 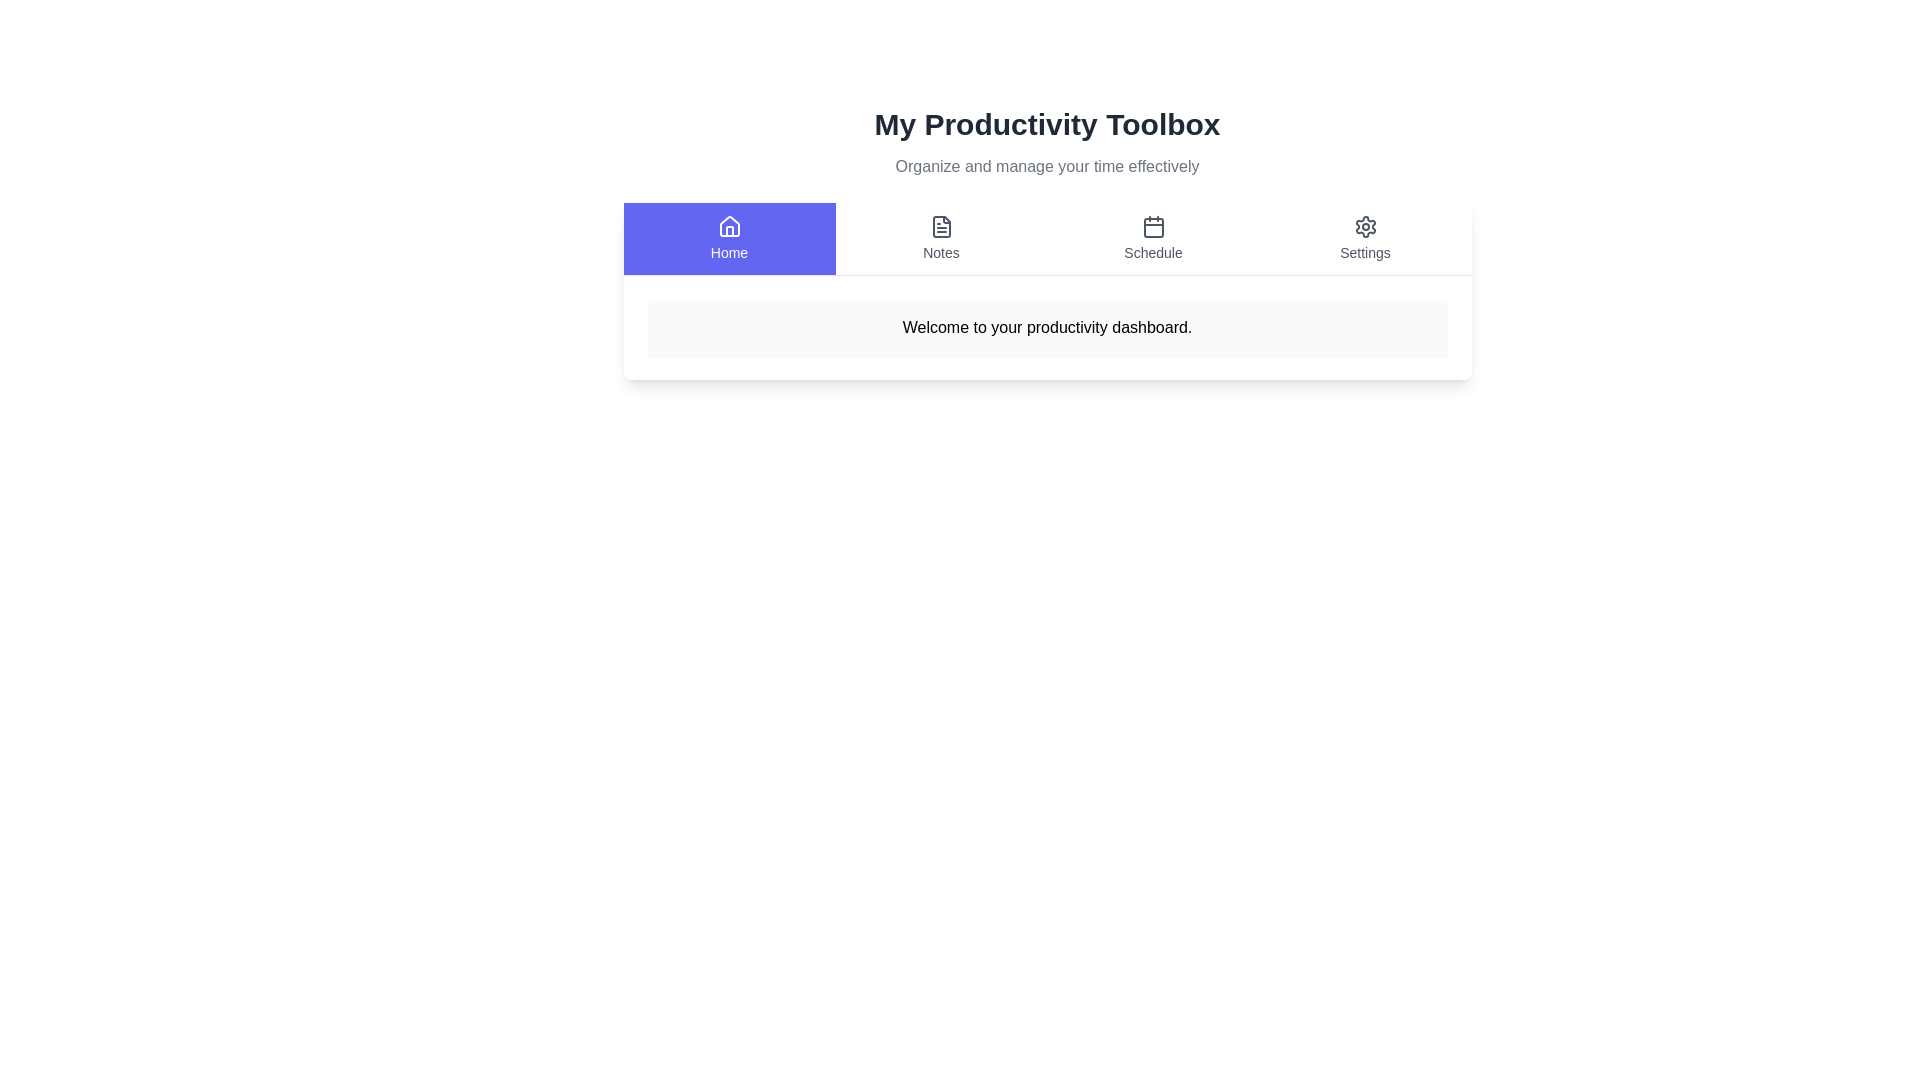 What do you see at coordinates (1153, 226) in the screenshot?
I see `the calendar icon, which features thin, rounded lines and is positioned below the header 'My Productivity Toolbox' and before the 'Schedule' label` at bounding box center [1153, 226].